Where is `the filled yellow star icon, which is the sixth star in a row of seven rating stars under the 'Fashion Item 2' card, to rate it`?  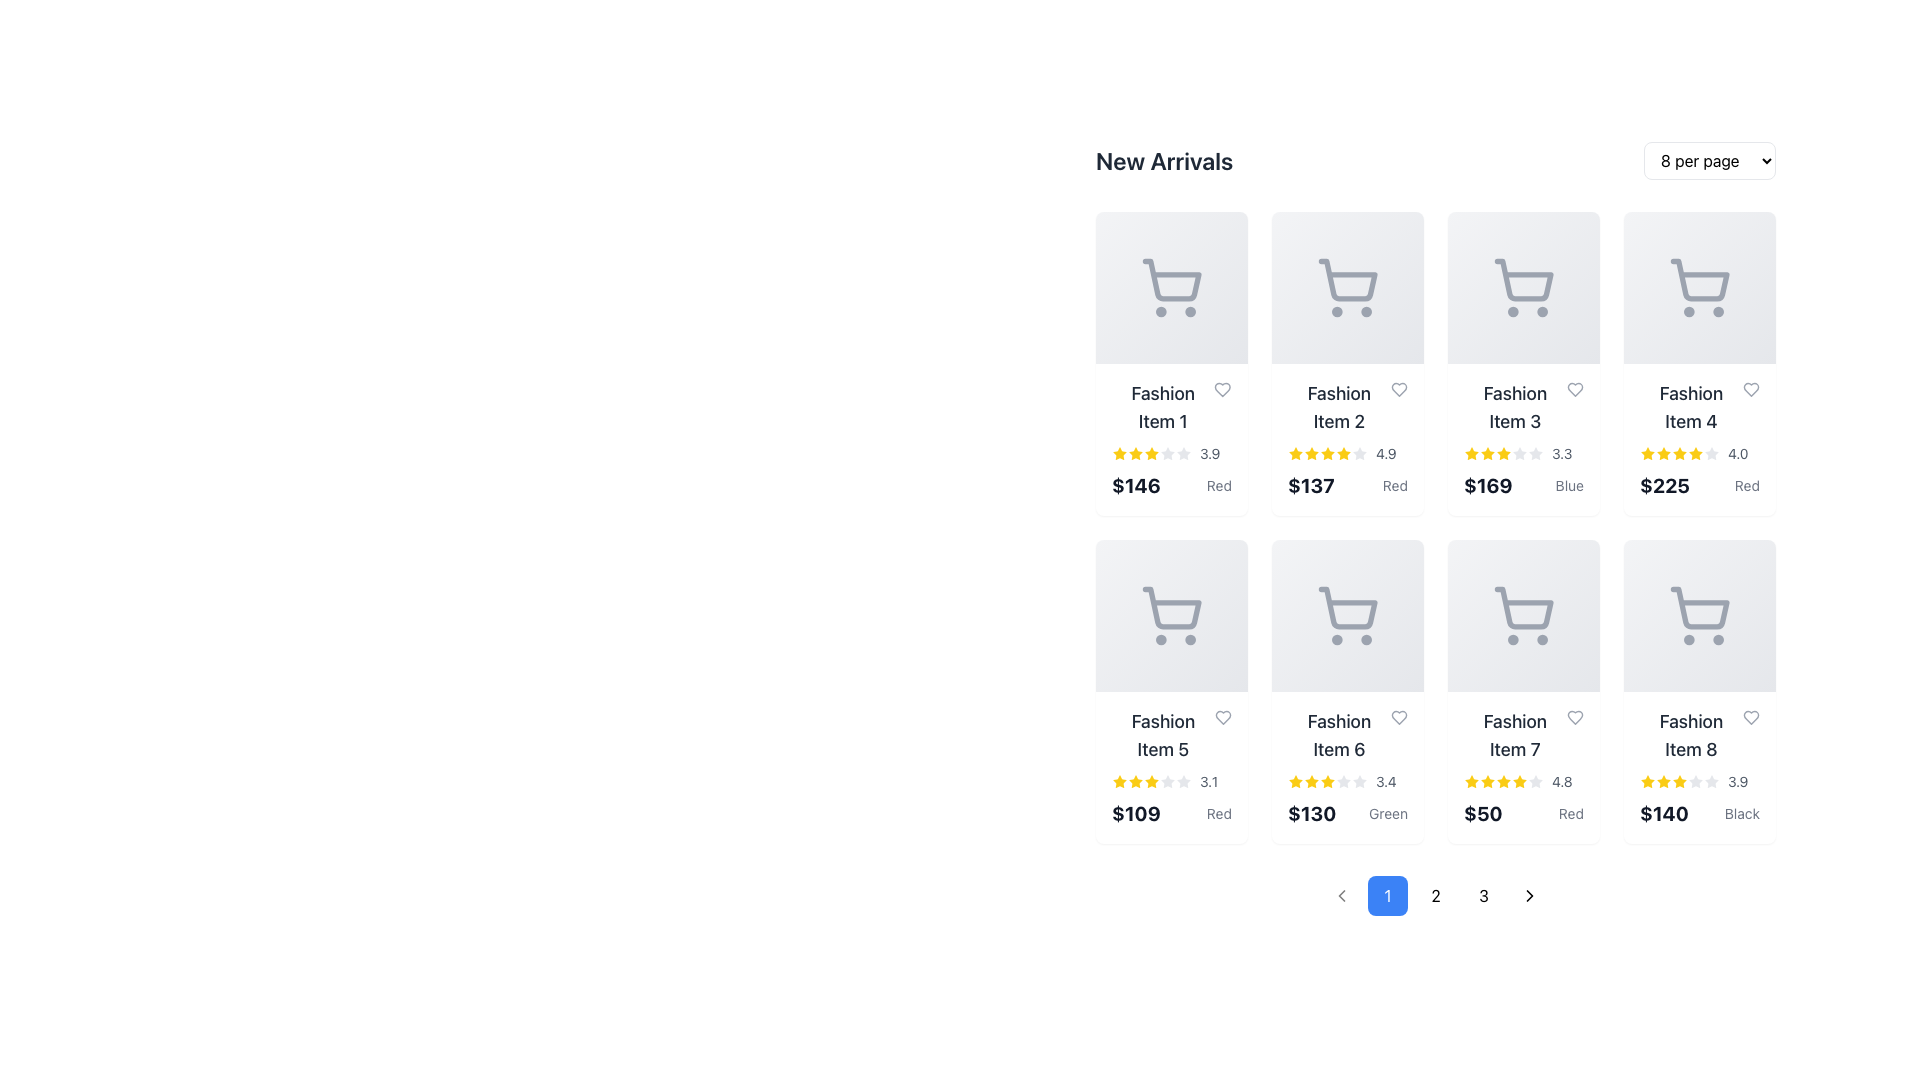
the filled yellow star icon, which is the sixth star in a row of seven rating stars under the 'Fashion Item 2' card, to rate it is located at coordinates (1344, 454).